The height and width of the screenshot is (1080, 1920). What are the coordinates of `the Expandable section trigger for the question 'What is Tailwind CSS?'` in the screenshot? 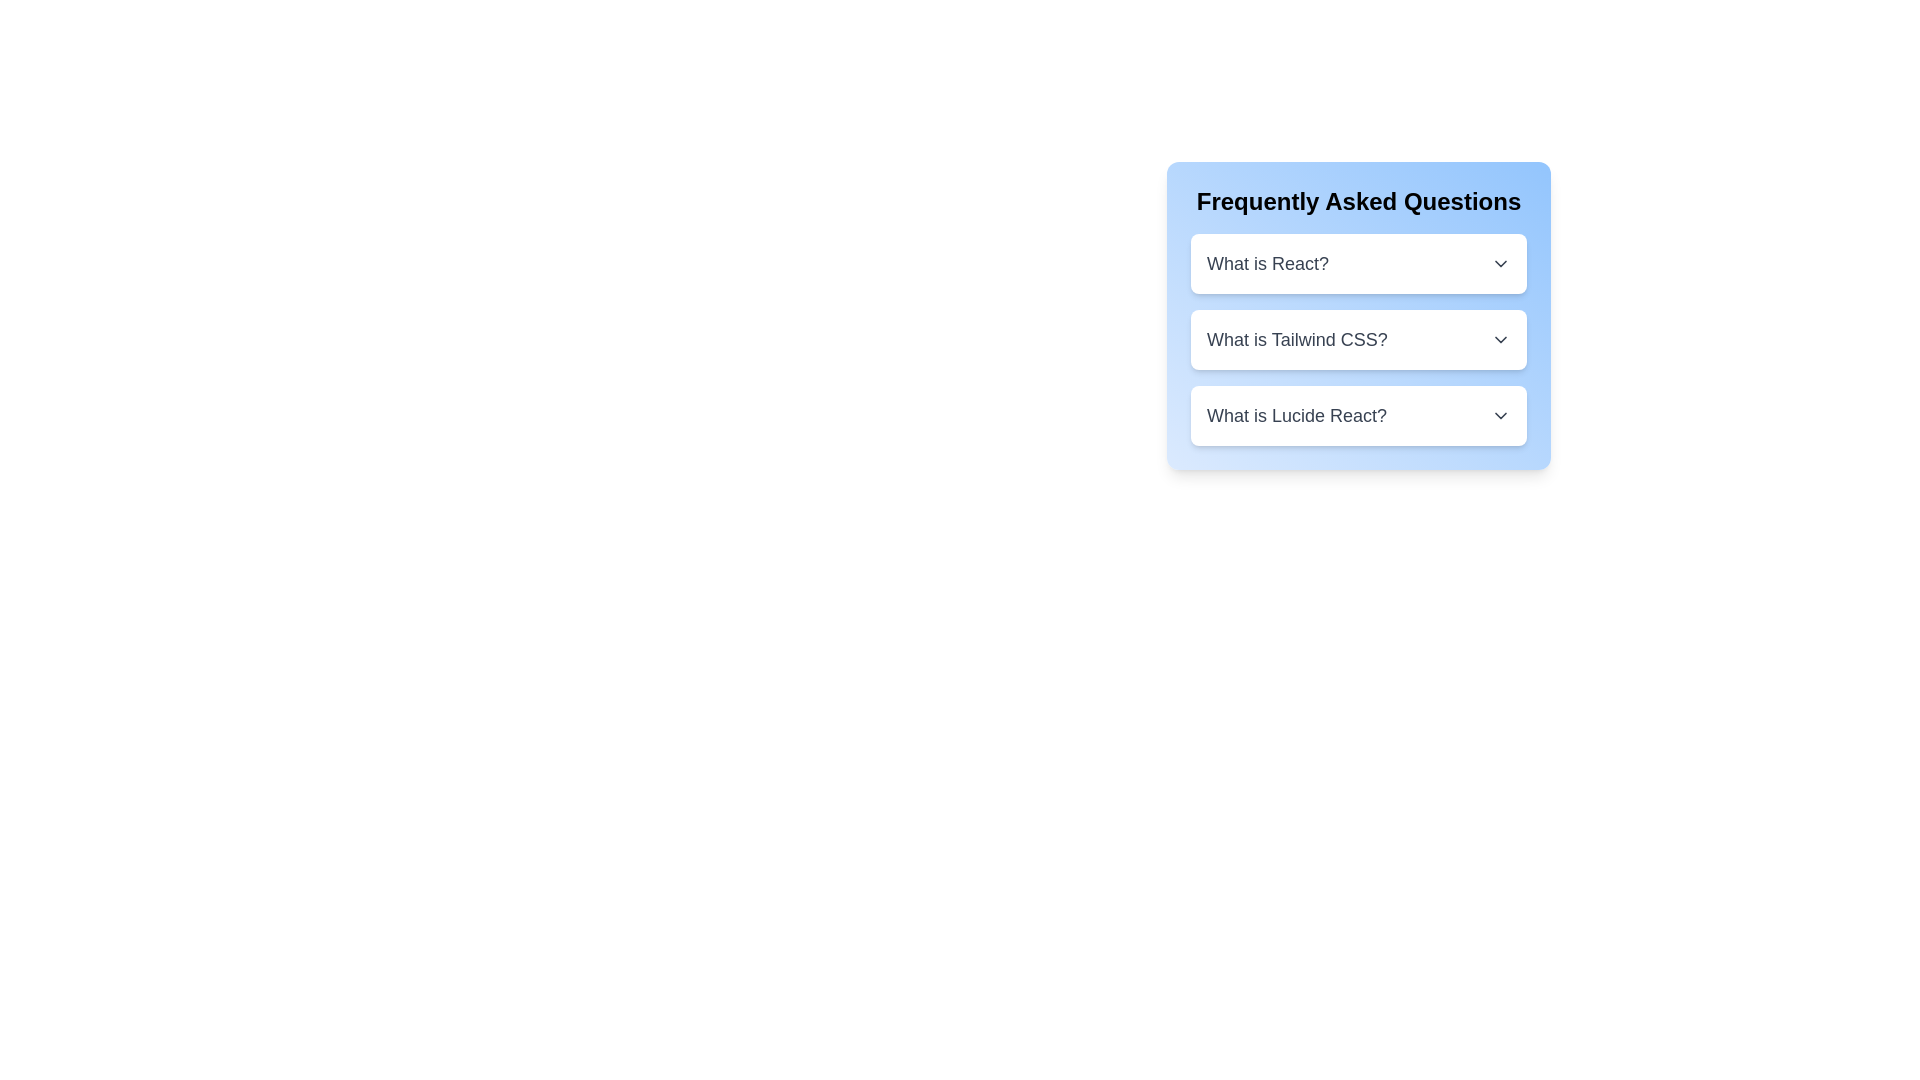 It's located at (1358, 338).